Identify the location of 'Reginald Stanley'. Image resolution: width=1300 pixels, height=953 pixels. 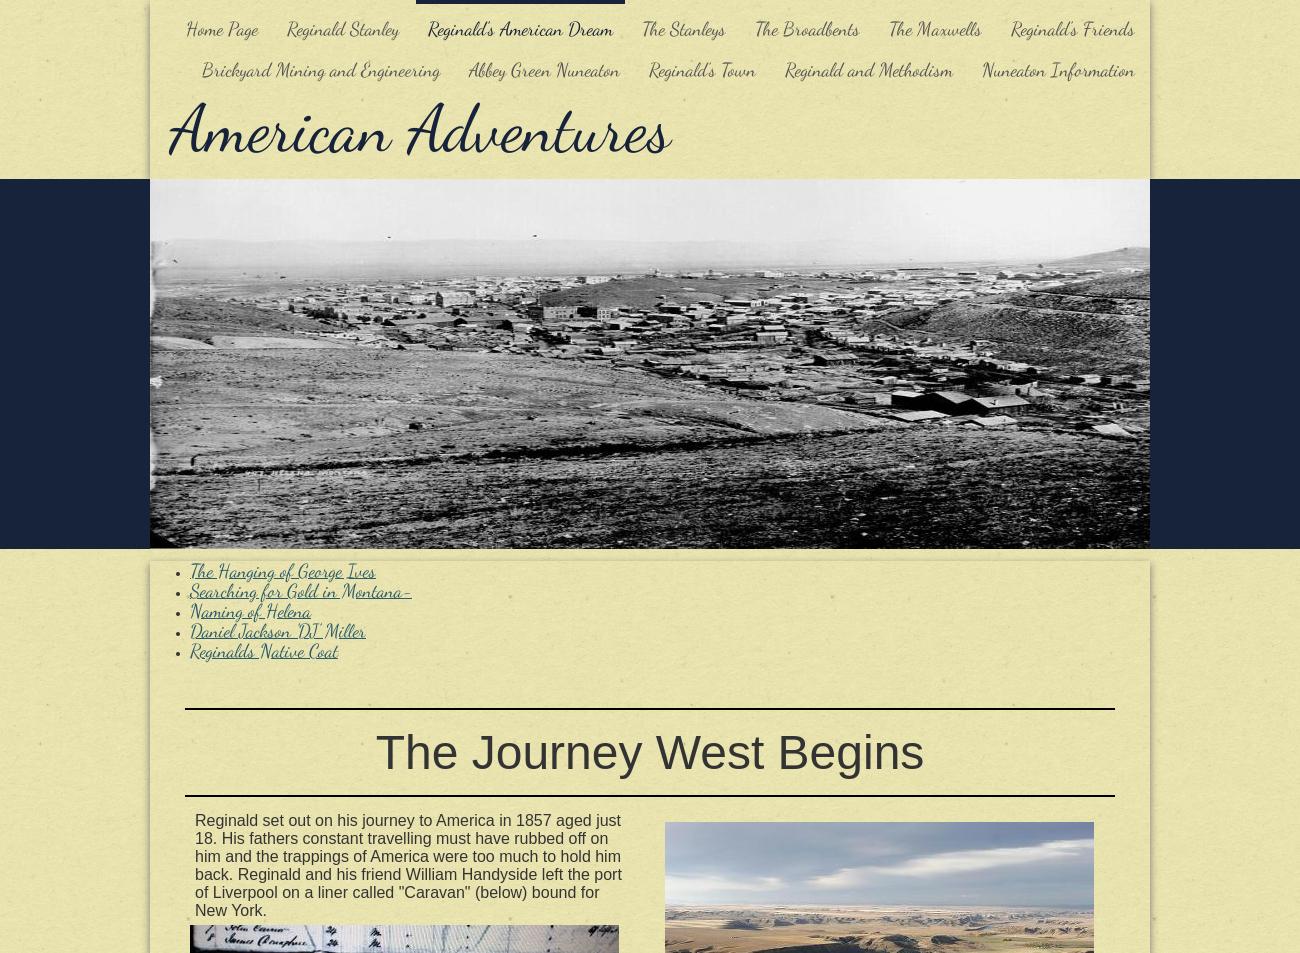
(341, 27).